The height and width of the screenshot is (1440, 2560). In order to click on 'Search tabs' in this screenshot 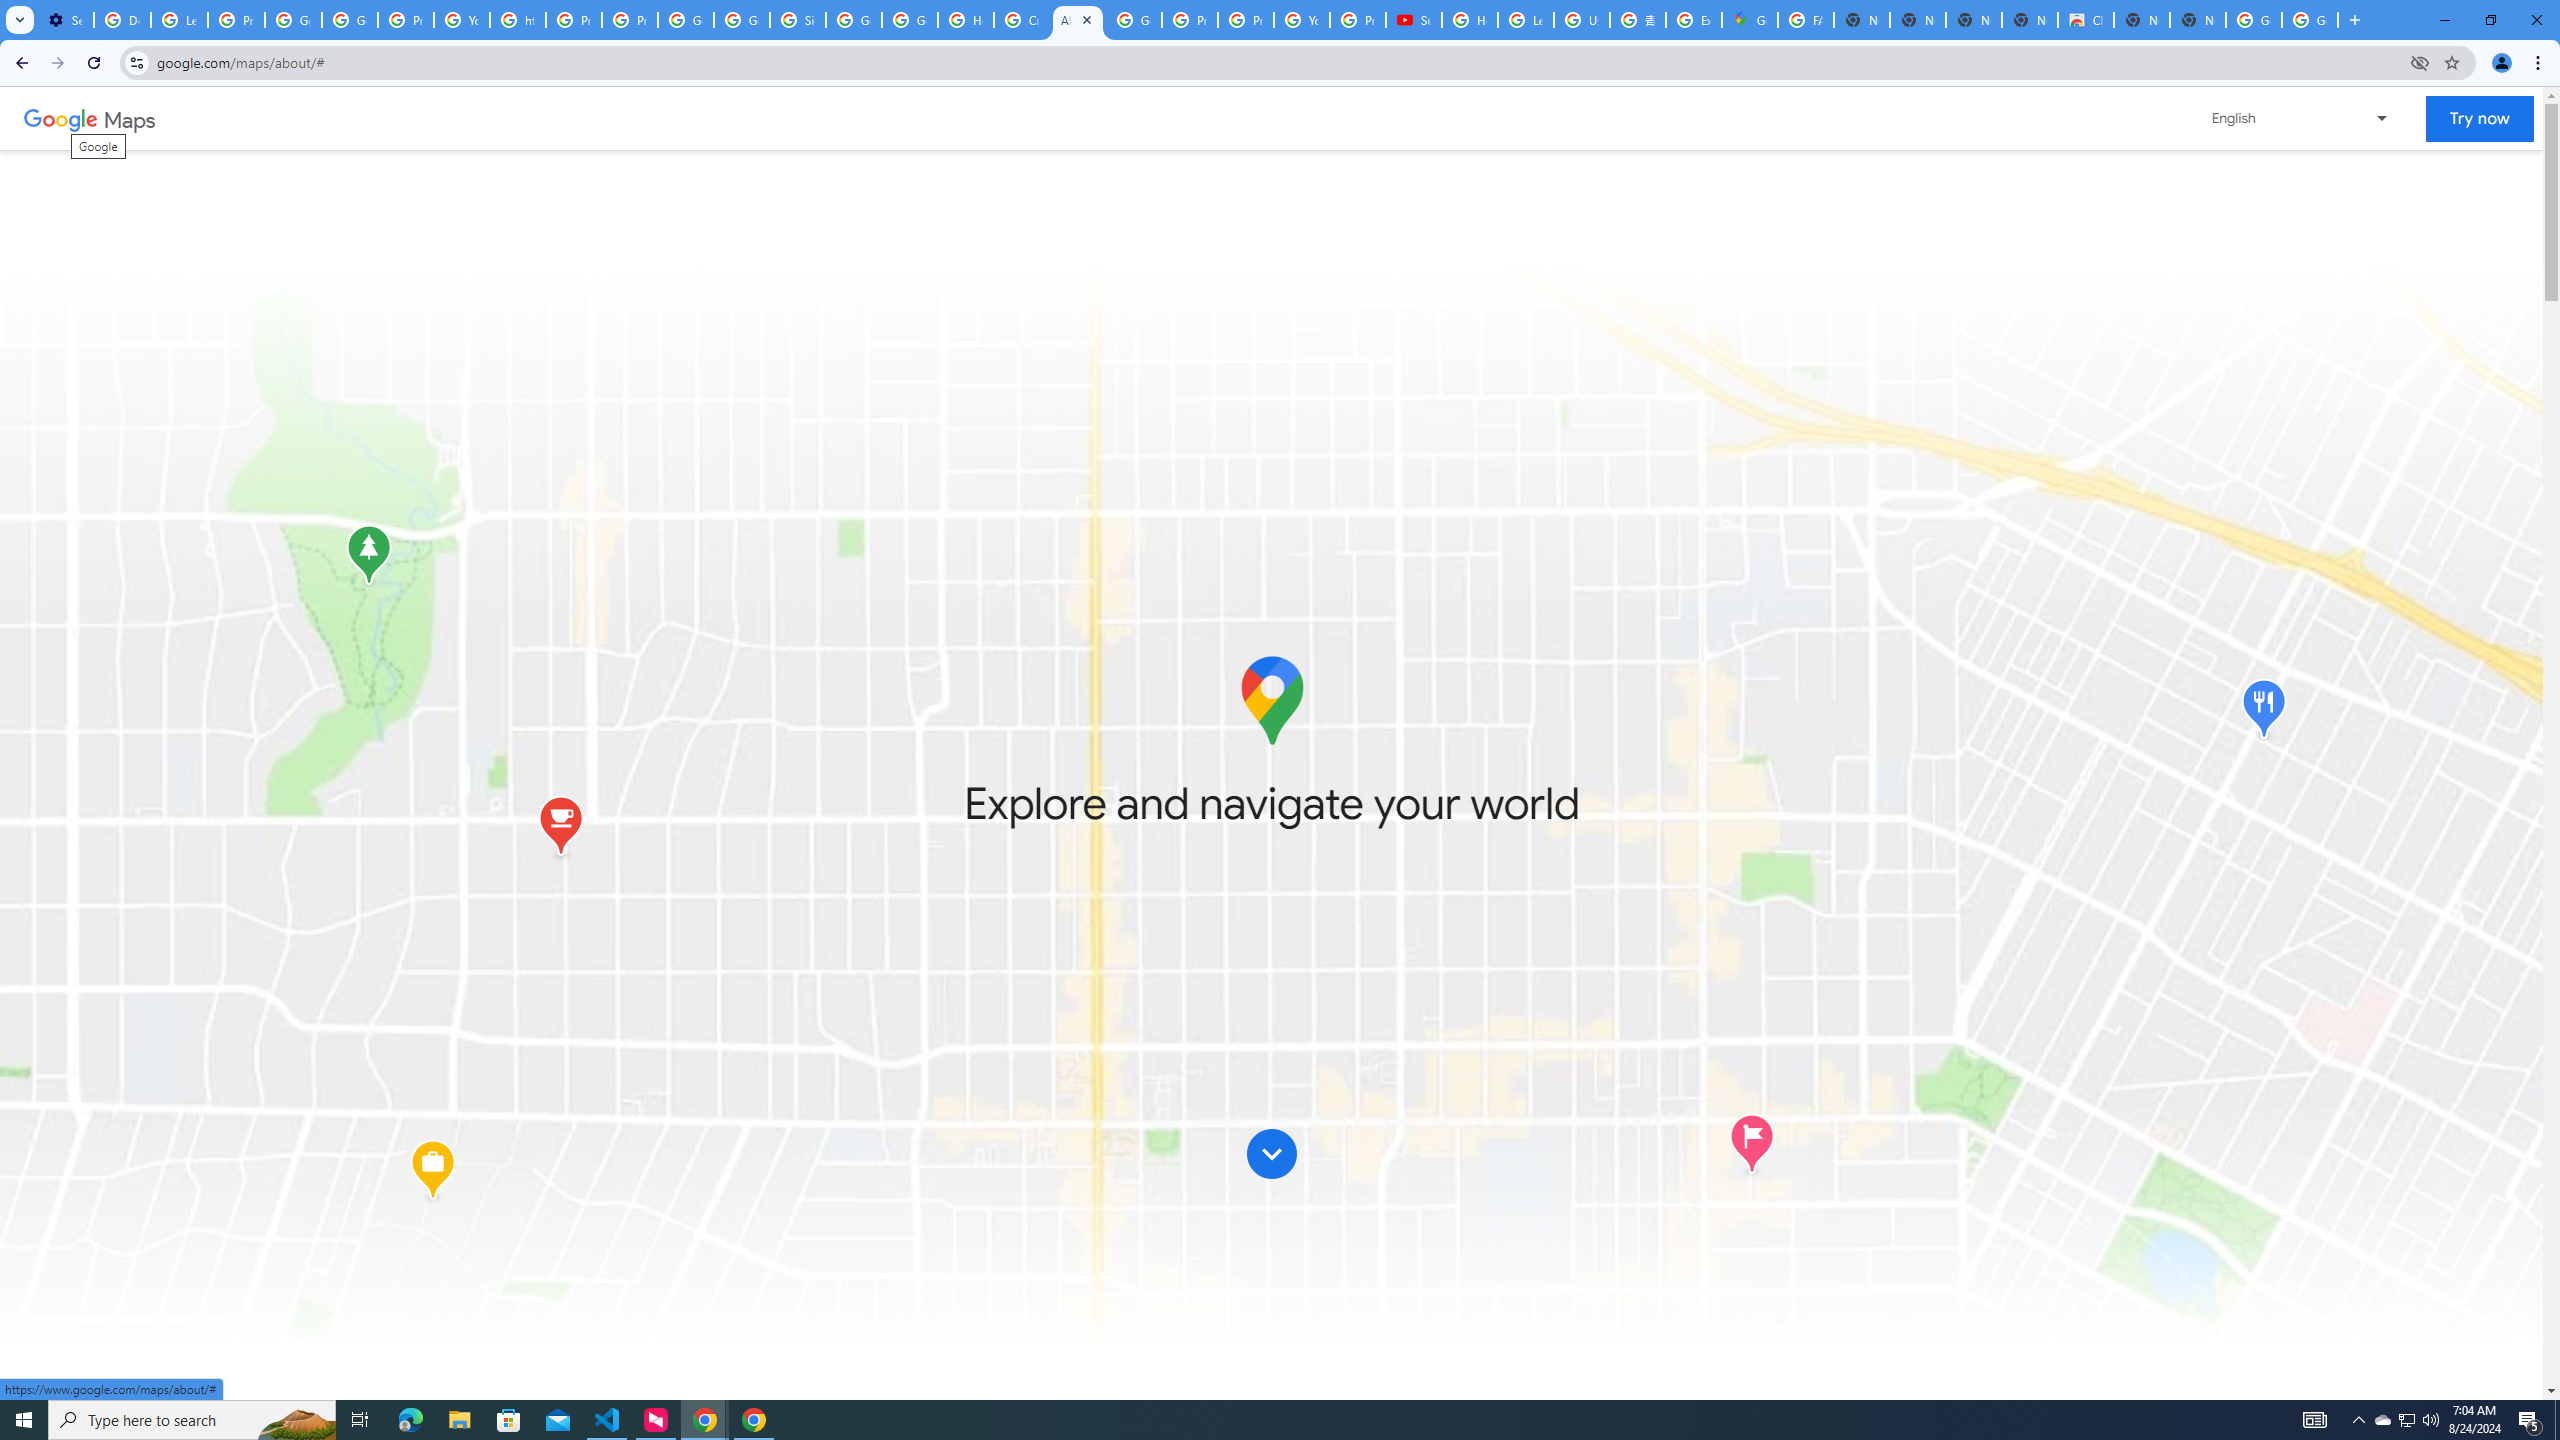, I will do `click(19, 19)`.